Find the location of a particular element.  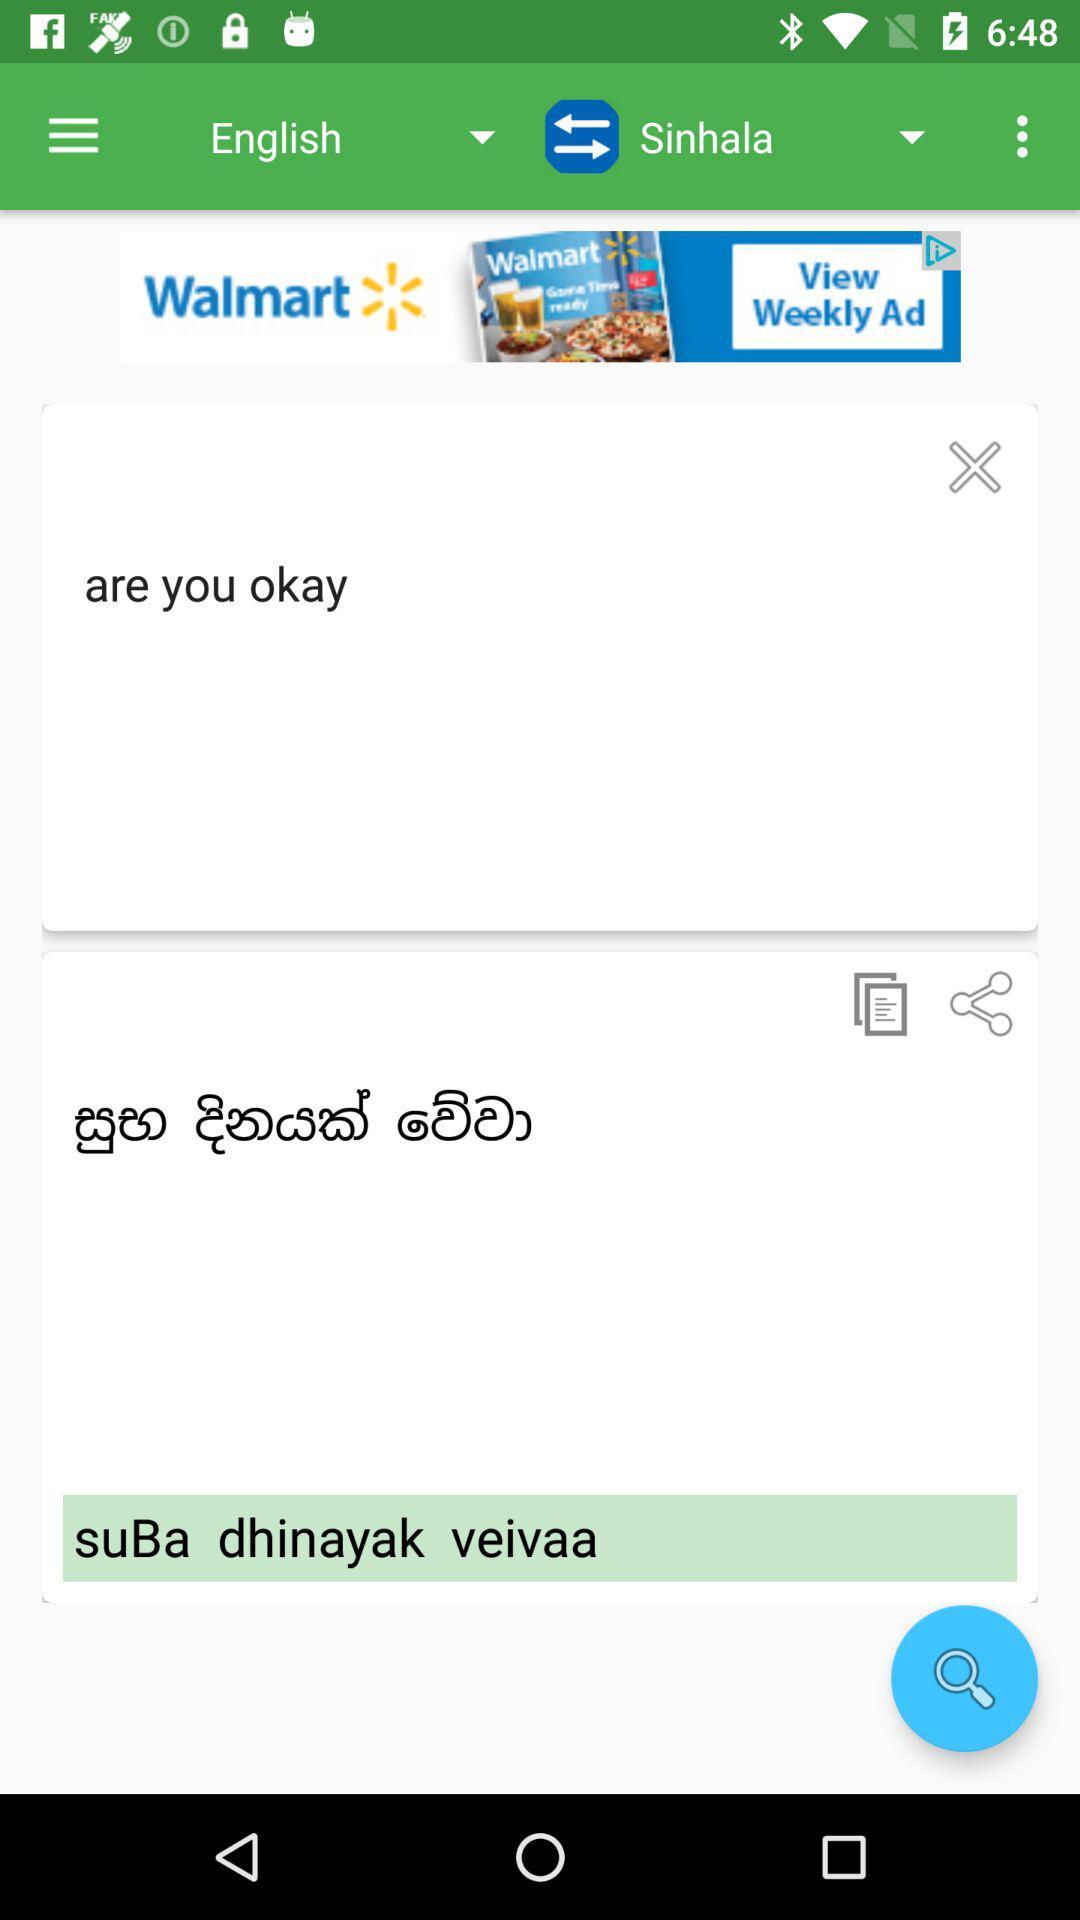

walmart advertisement is located at coordinates (540, 295).